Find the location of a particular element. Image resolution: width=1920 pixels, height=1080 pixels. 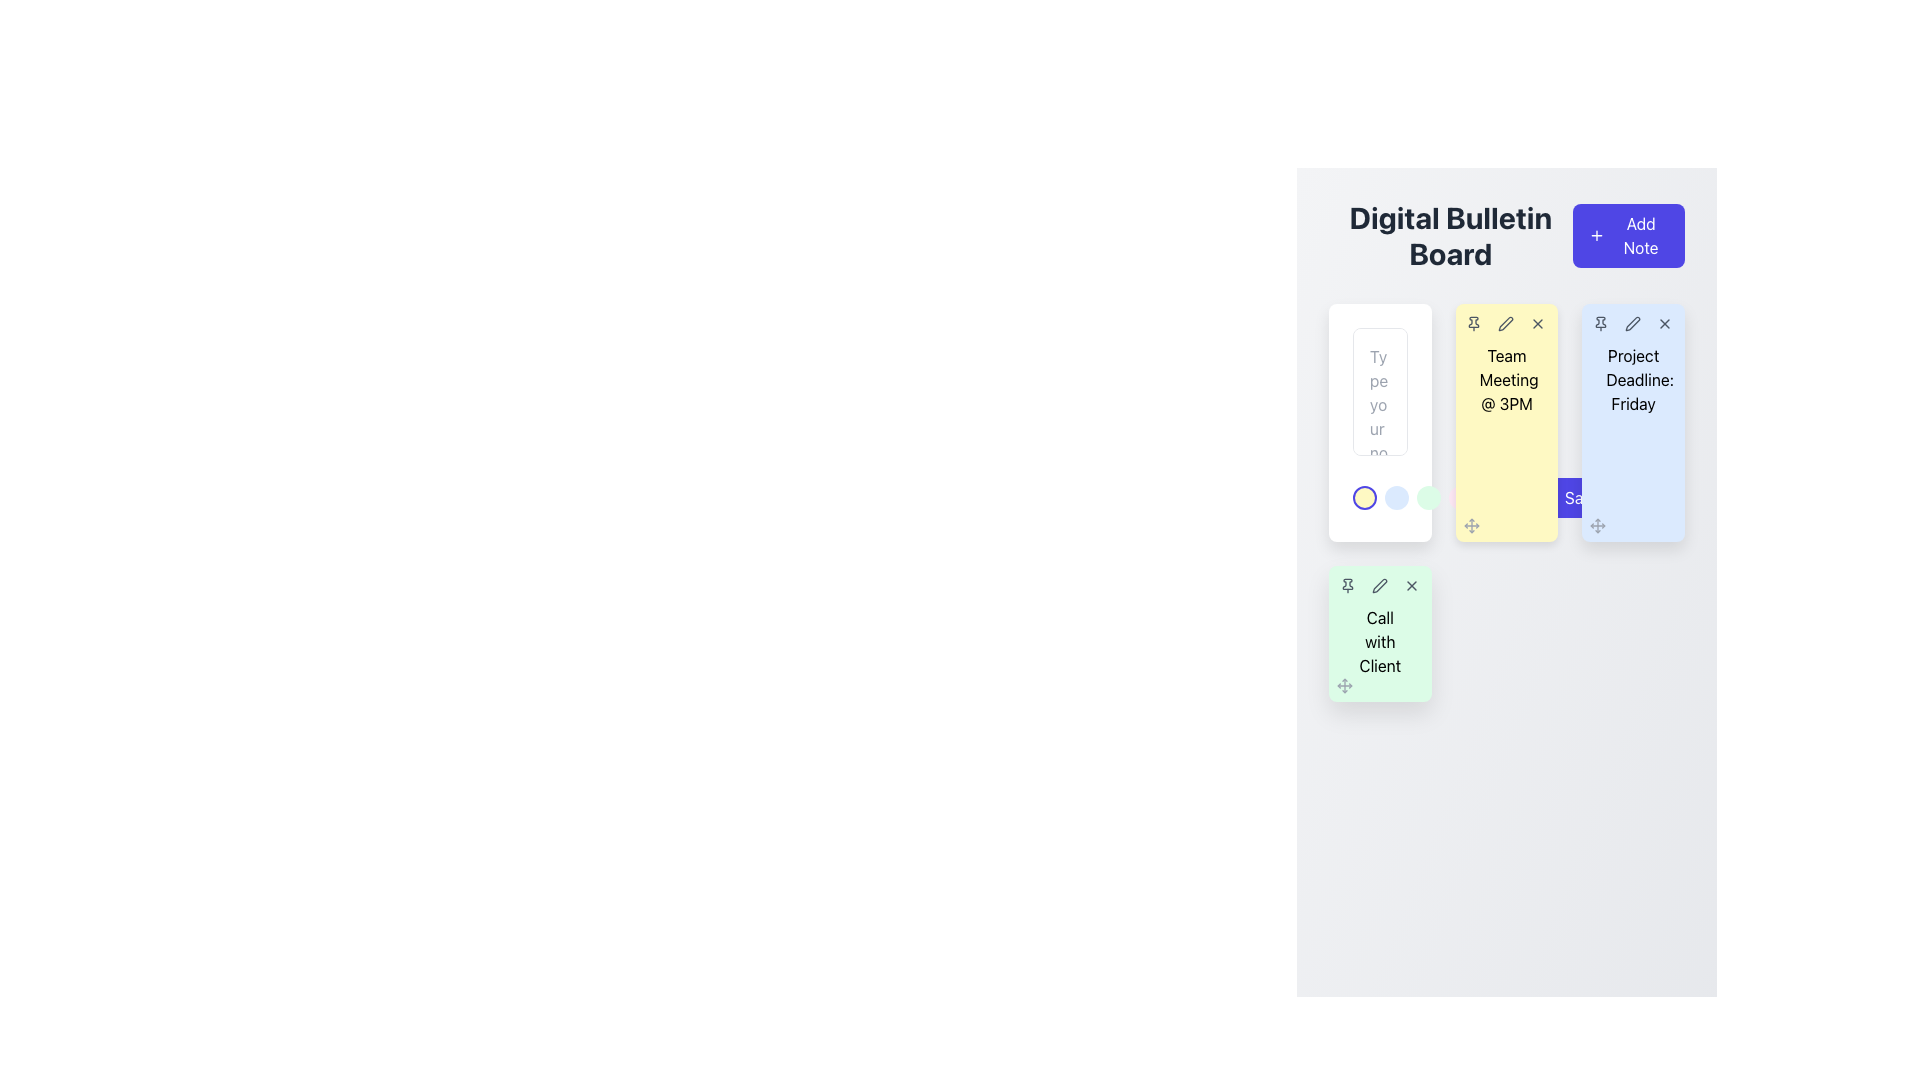

the small pen icon located in the header of the blue note titled 'Project Deadline: Friday' is located at coordinates (1632, 323).